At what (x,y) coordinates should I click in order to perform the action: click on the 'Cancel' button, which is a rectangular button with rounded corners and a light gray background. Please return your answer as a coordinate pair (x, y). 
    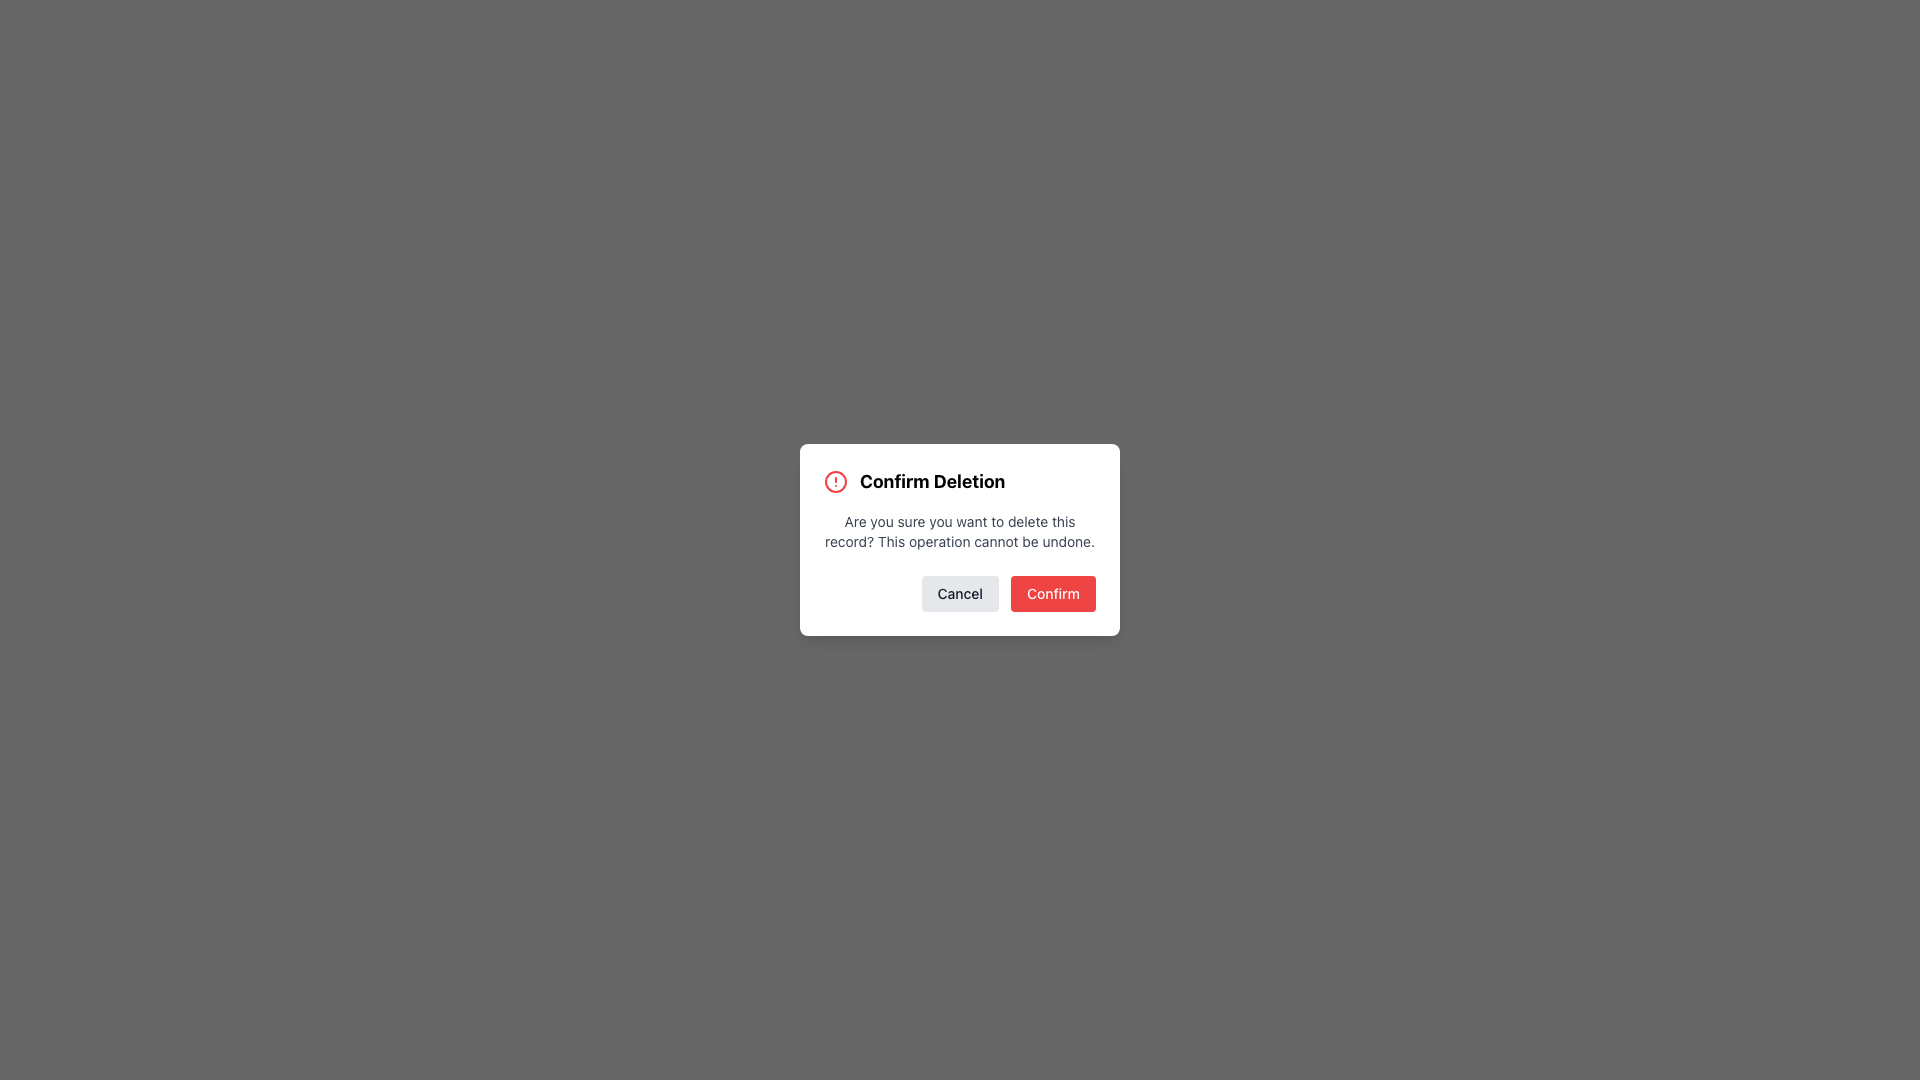
    Looking at the image, I should click on (960, 593).